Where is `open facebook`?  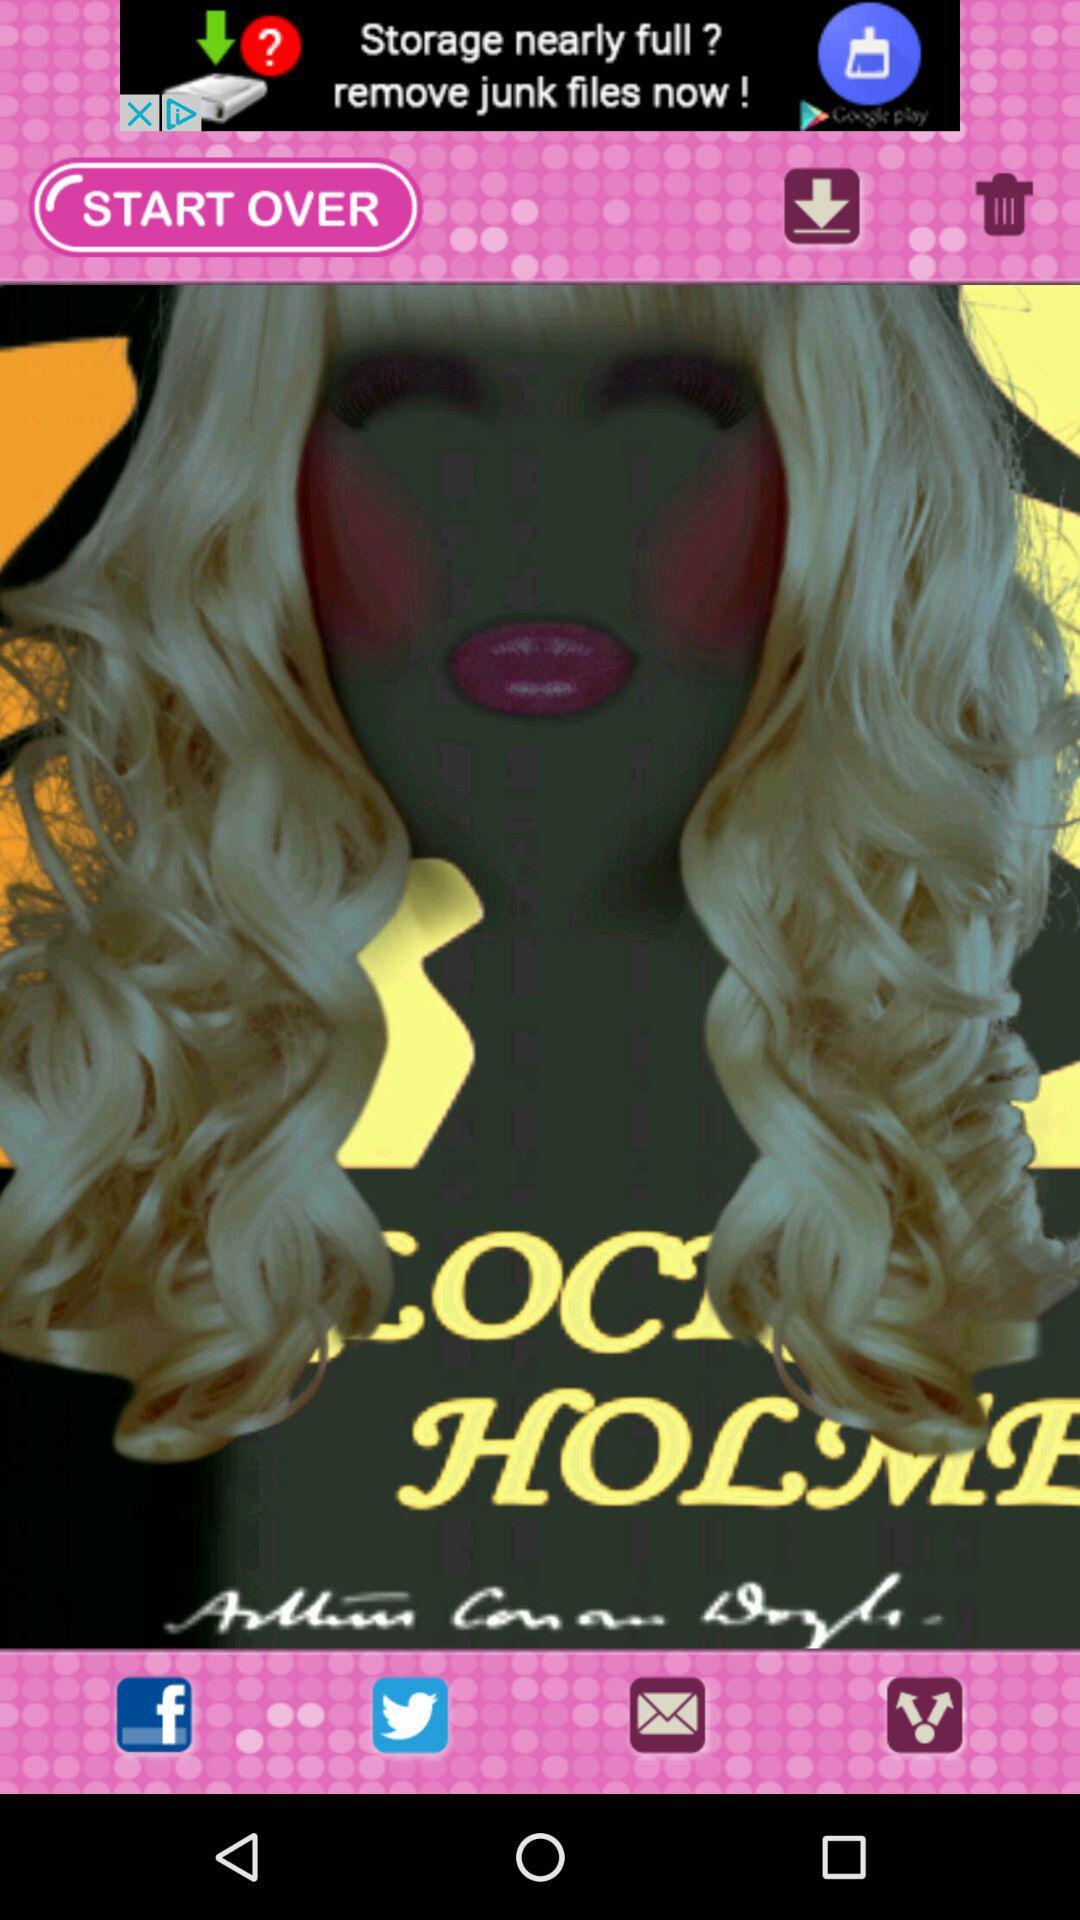 open facebook is located at coordinates (152, 1720).